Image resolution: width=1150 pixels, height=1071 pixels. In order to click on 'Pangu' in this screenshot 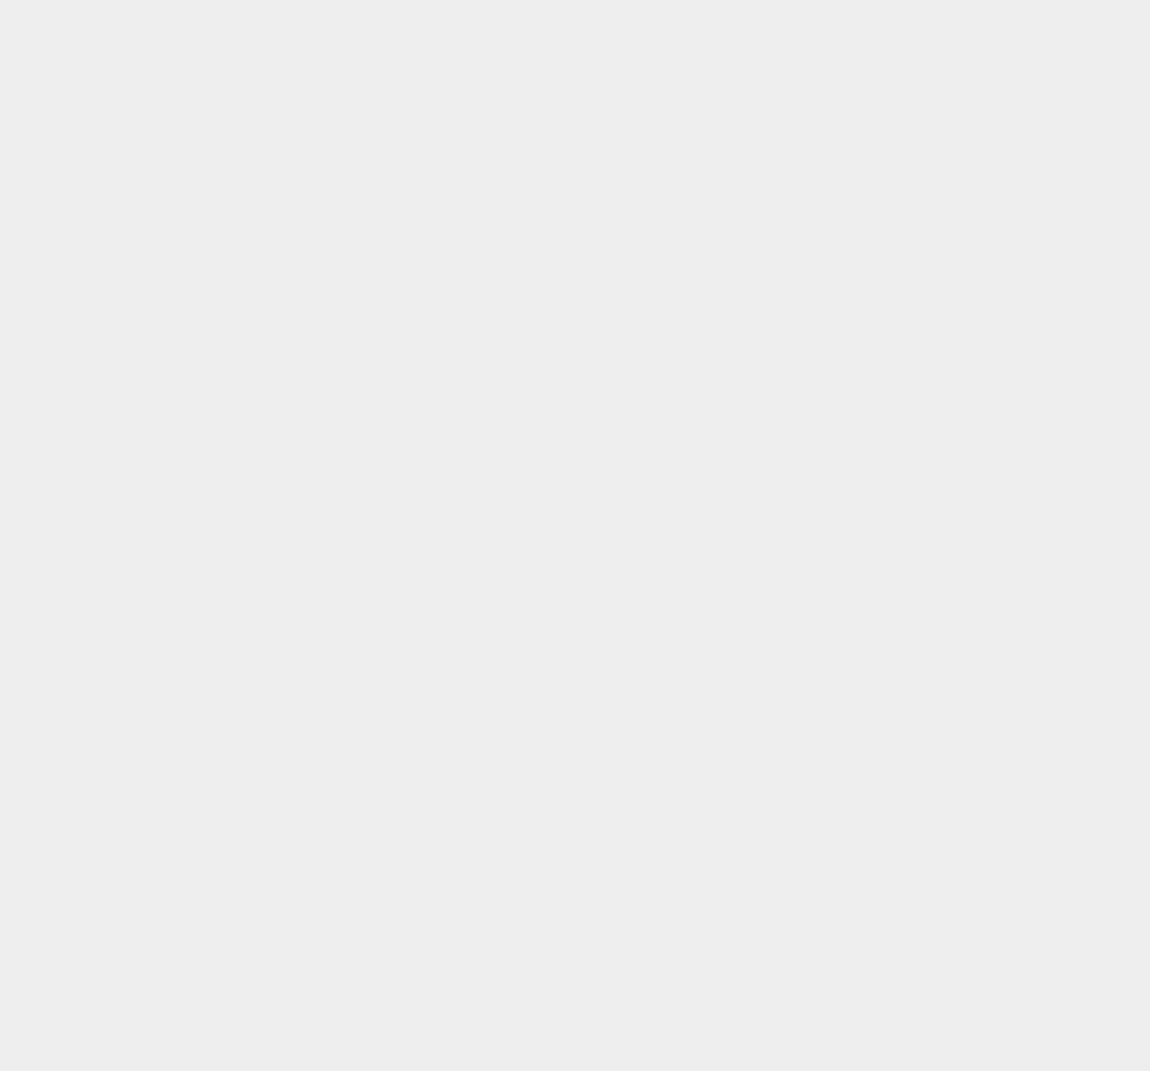, I will do `click(832, 676)`.